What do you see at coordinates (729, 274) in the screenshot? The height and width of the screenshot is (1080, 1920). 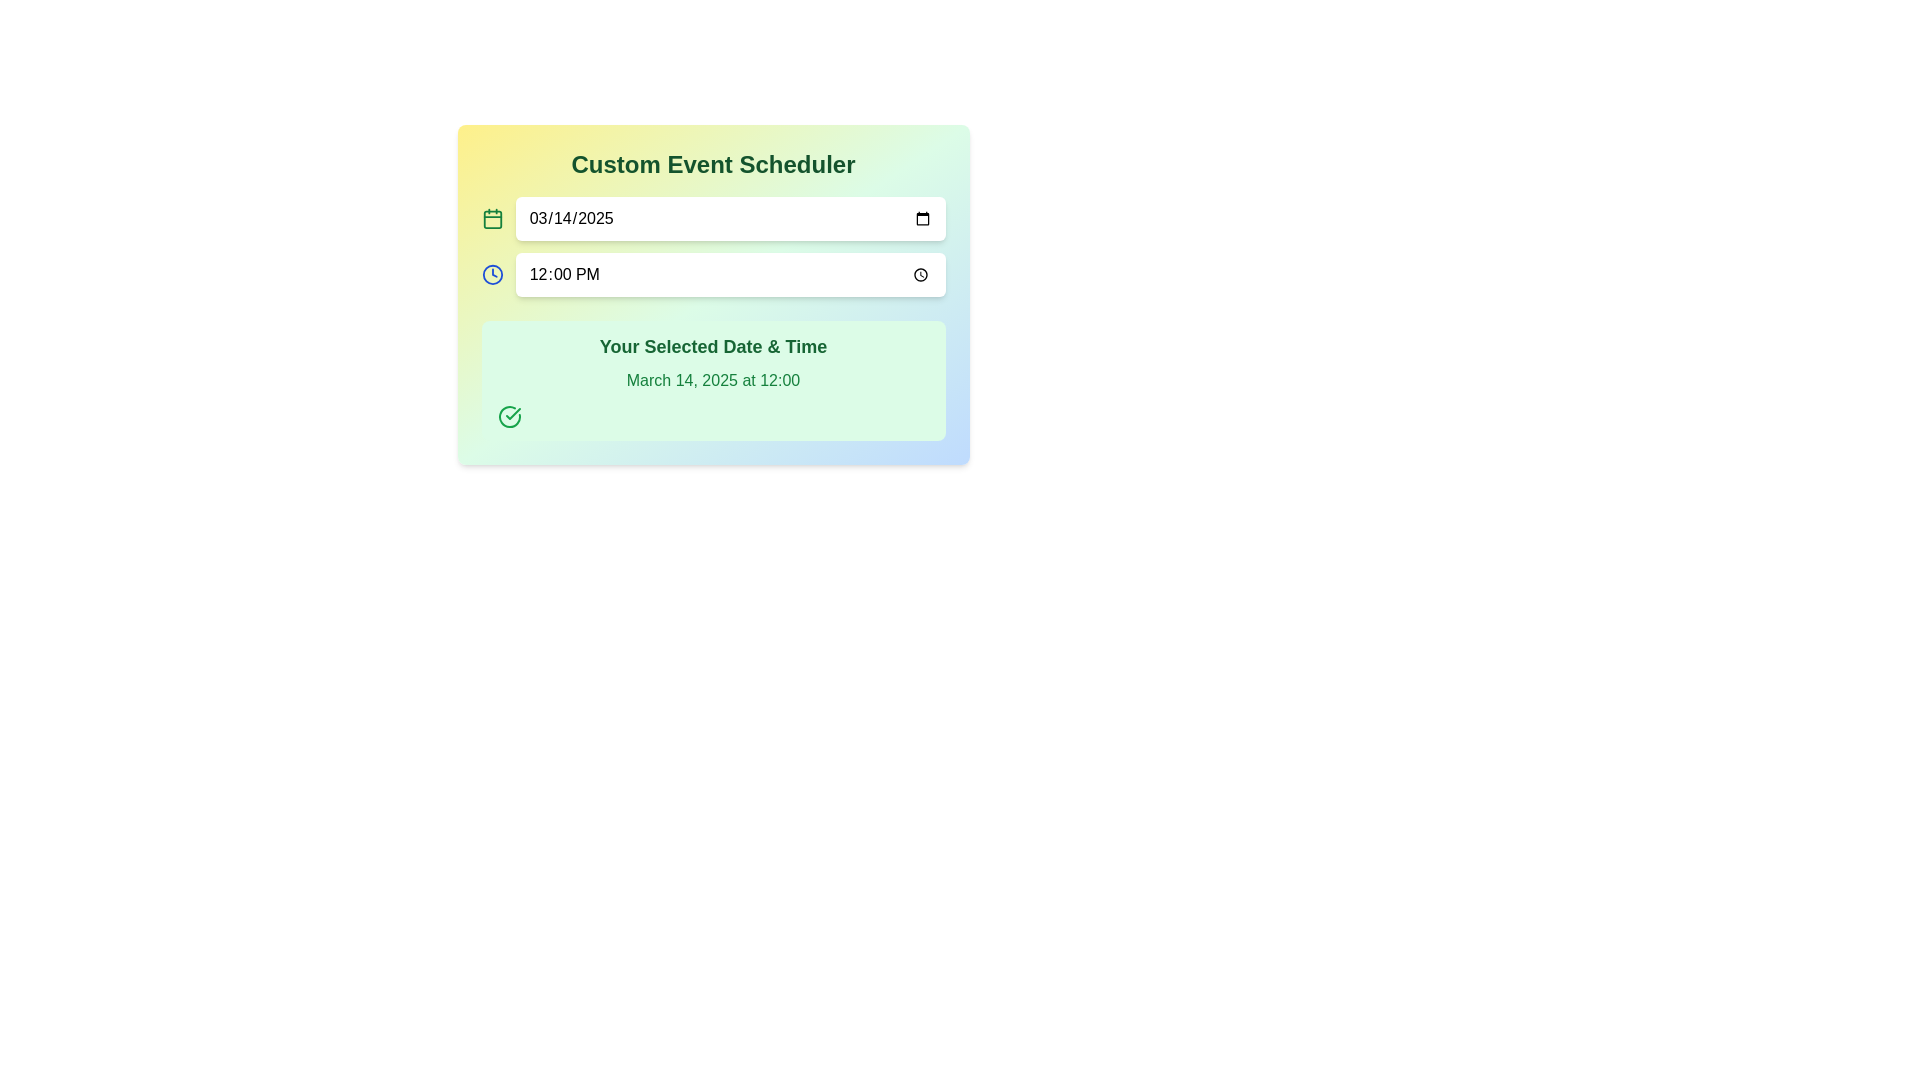 I see `the Time input field located in the second row of the 'Custom Event Scheduler' component` at bounding box center [729, 274].